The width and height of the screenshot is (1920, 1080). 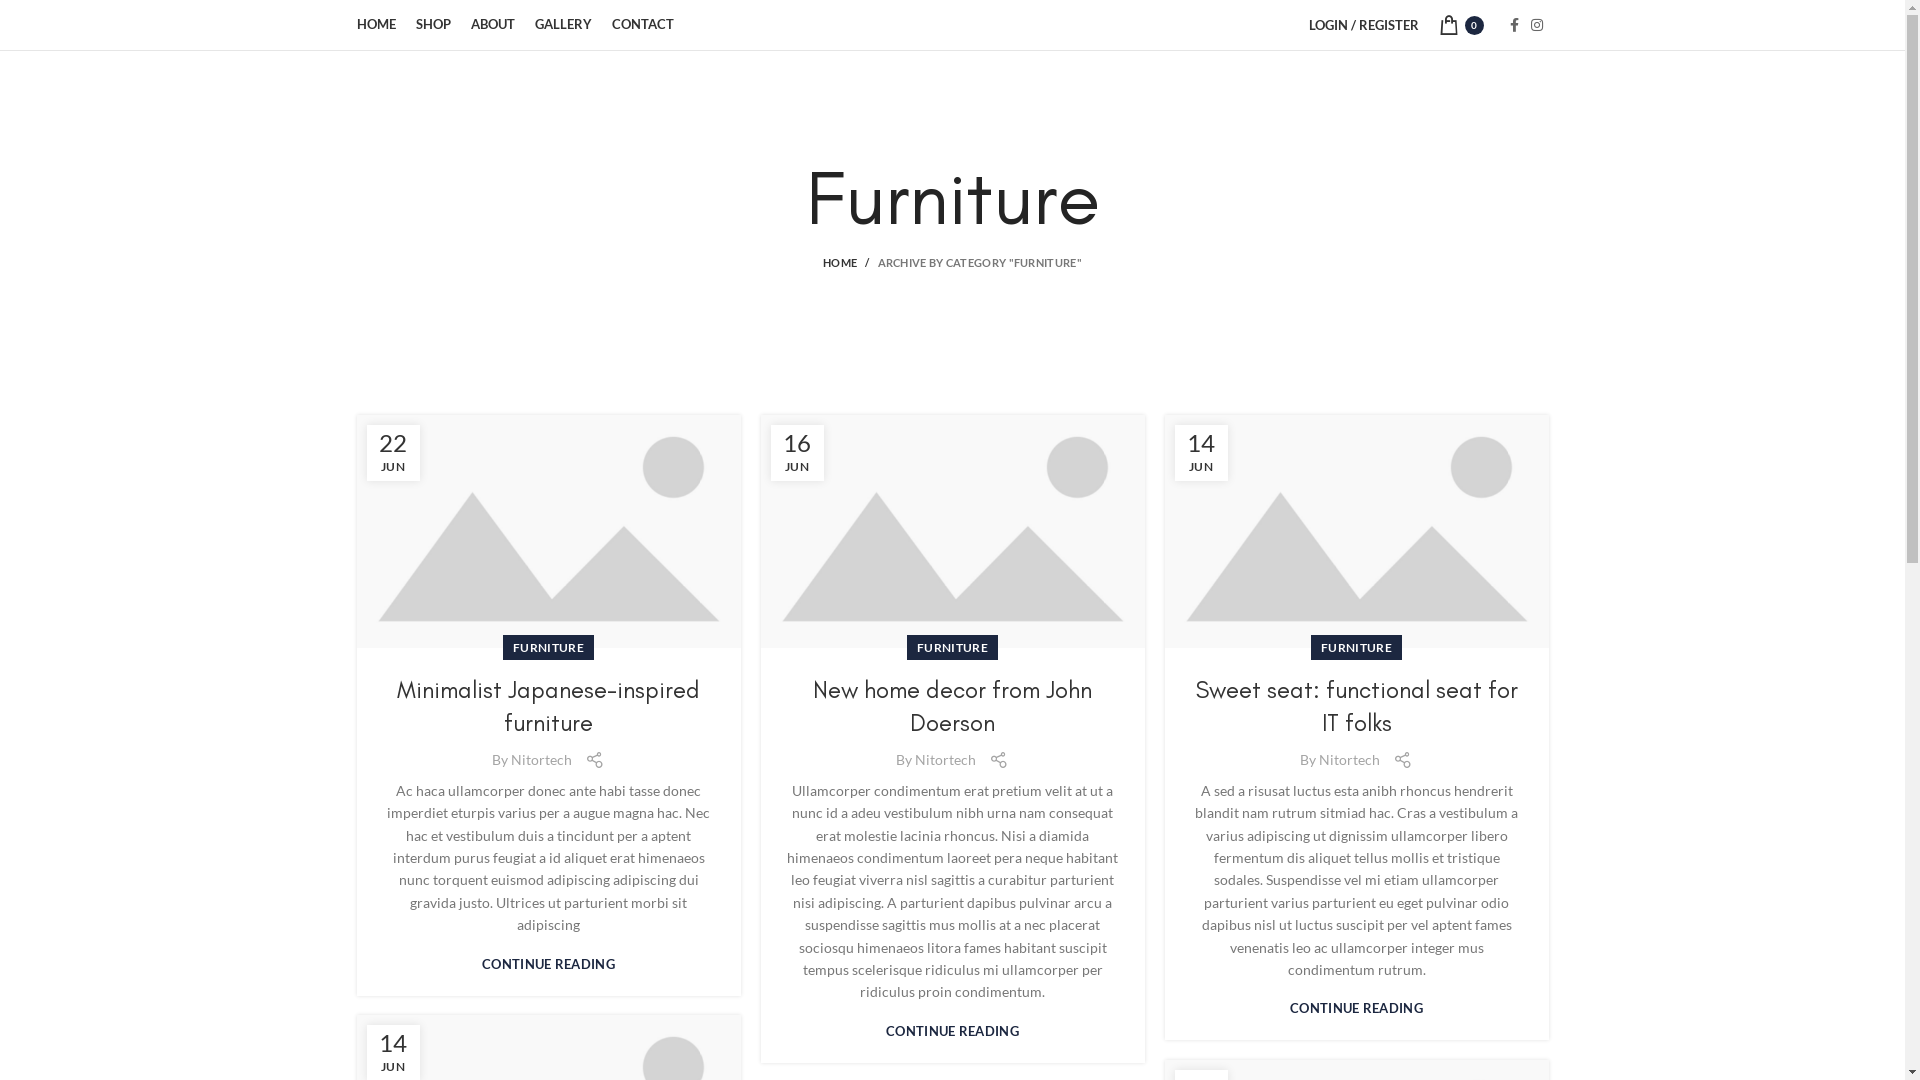 What do you see at coordinates (643, 24) in the screenshot?
I see `'CONTACT'` at bounding box center [643, 24].